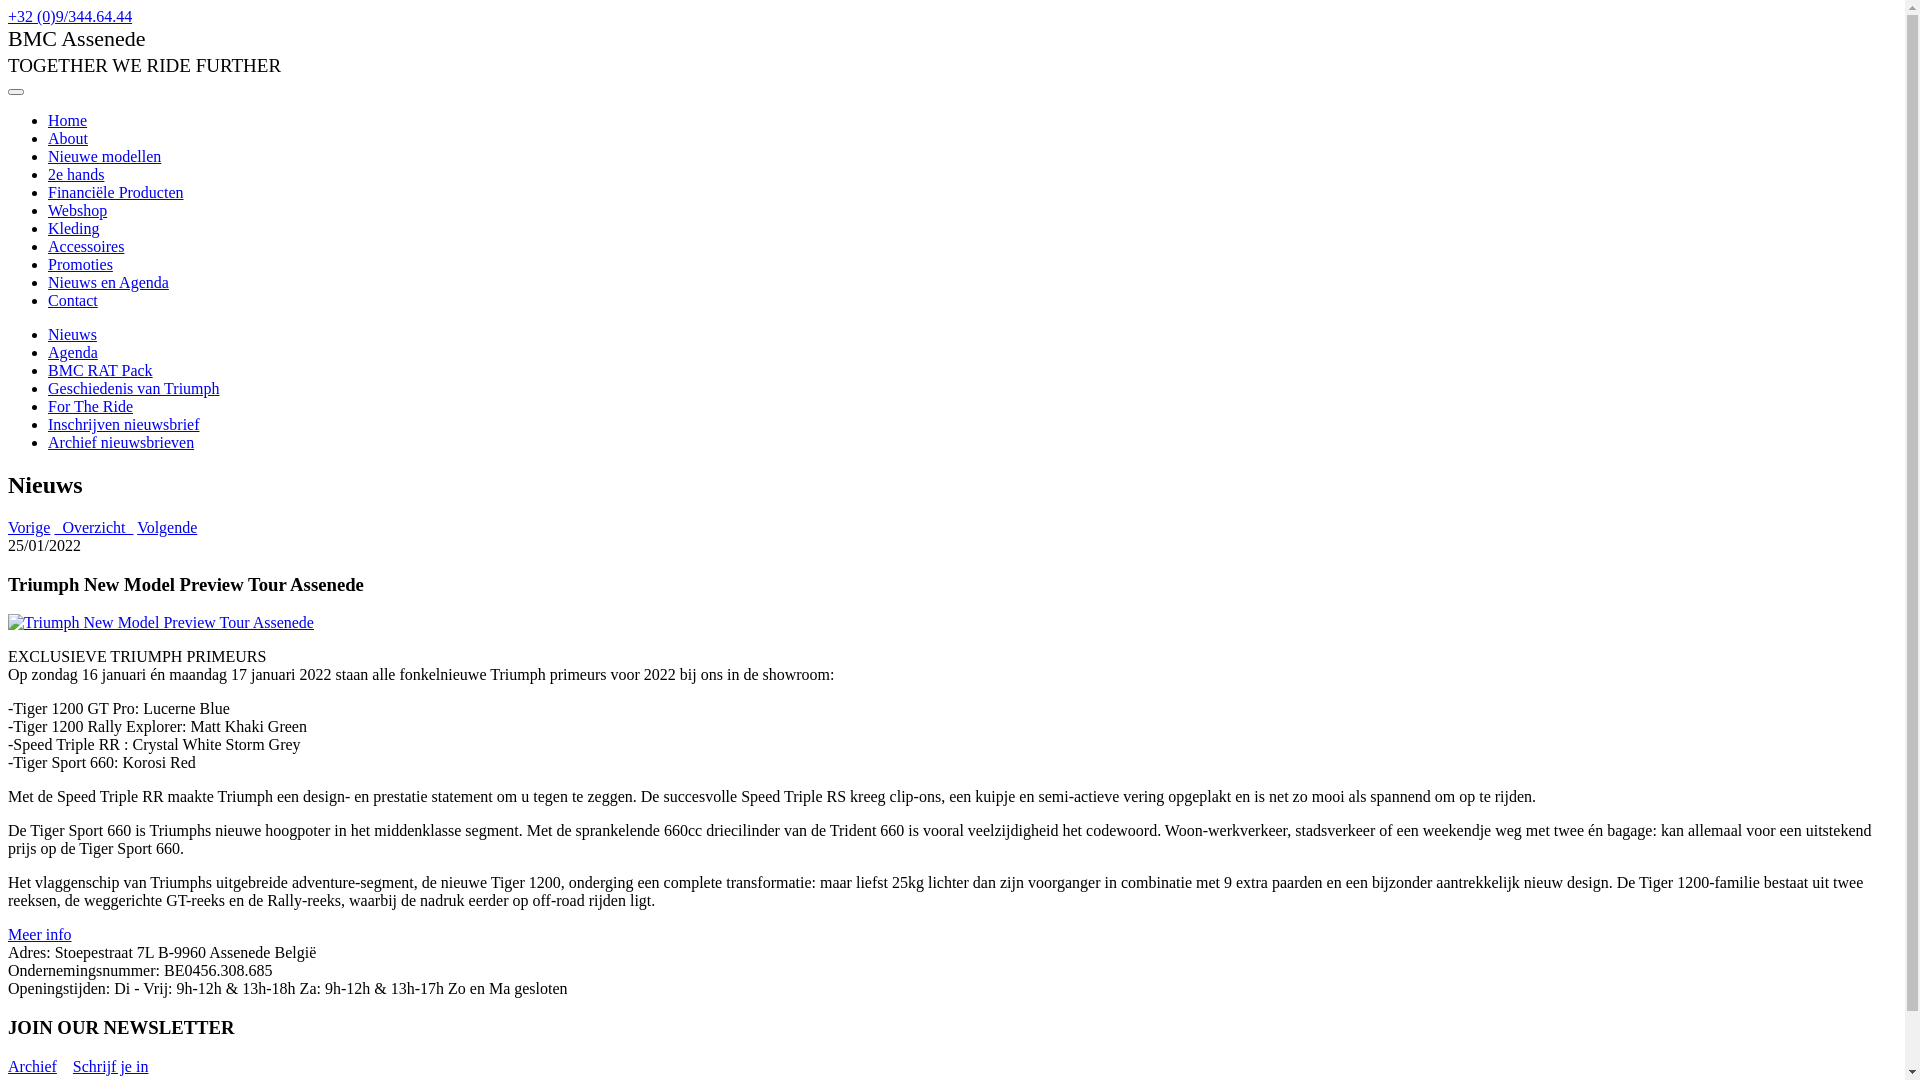  What do you see at coordinates (28, 526) in the screenshot?
I see `'Vorige'` at bounding box center [28, 526].